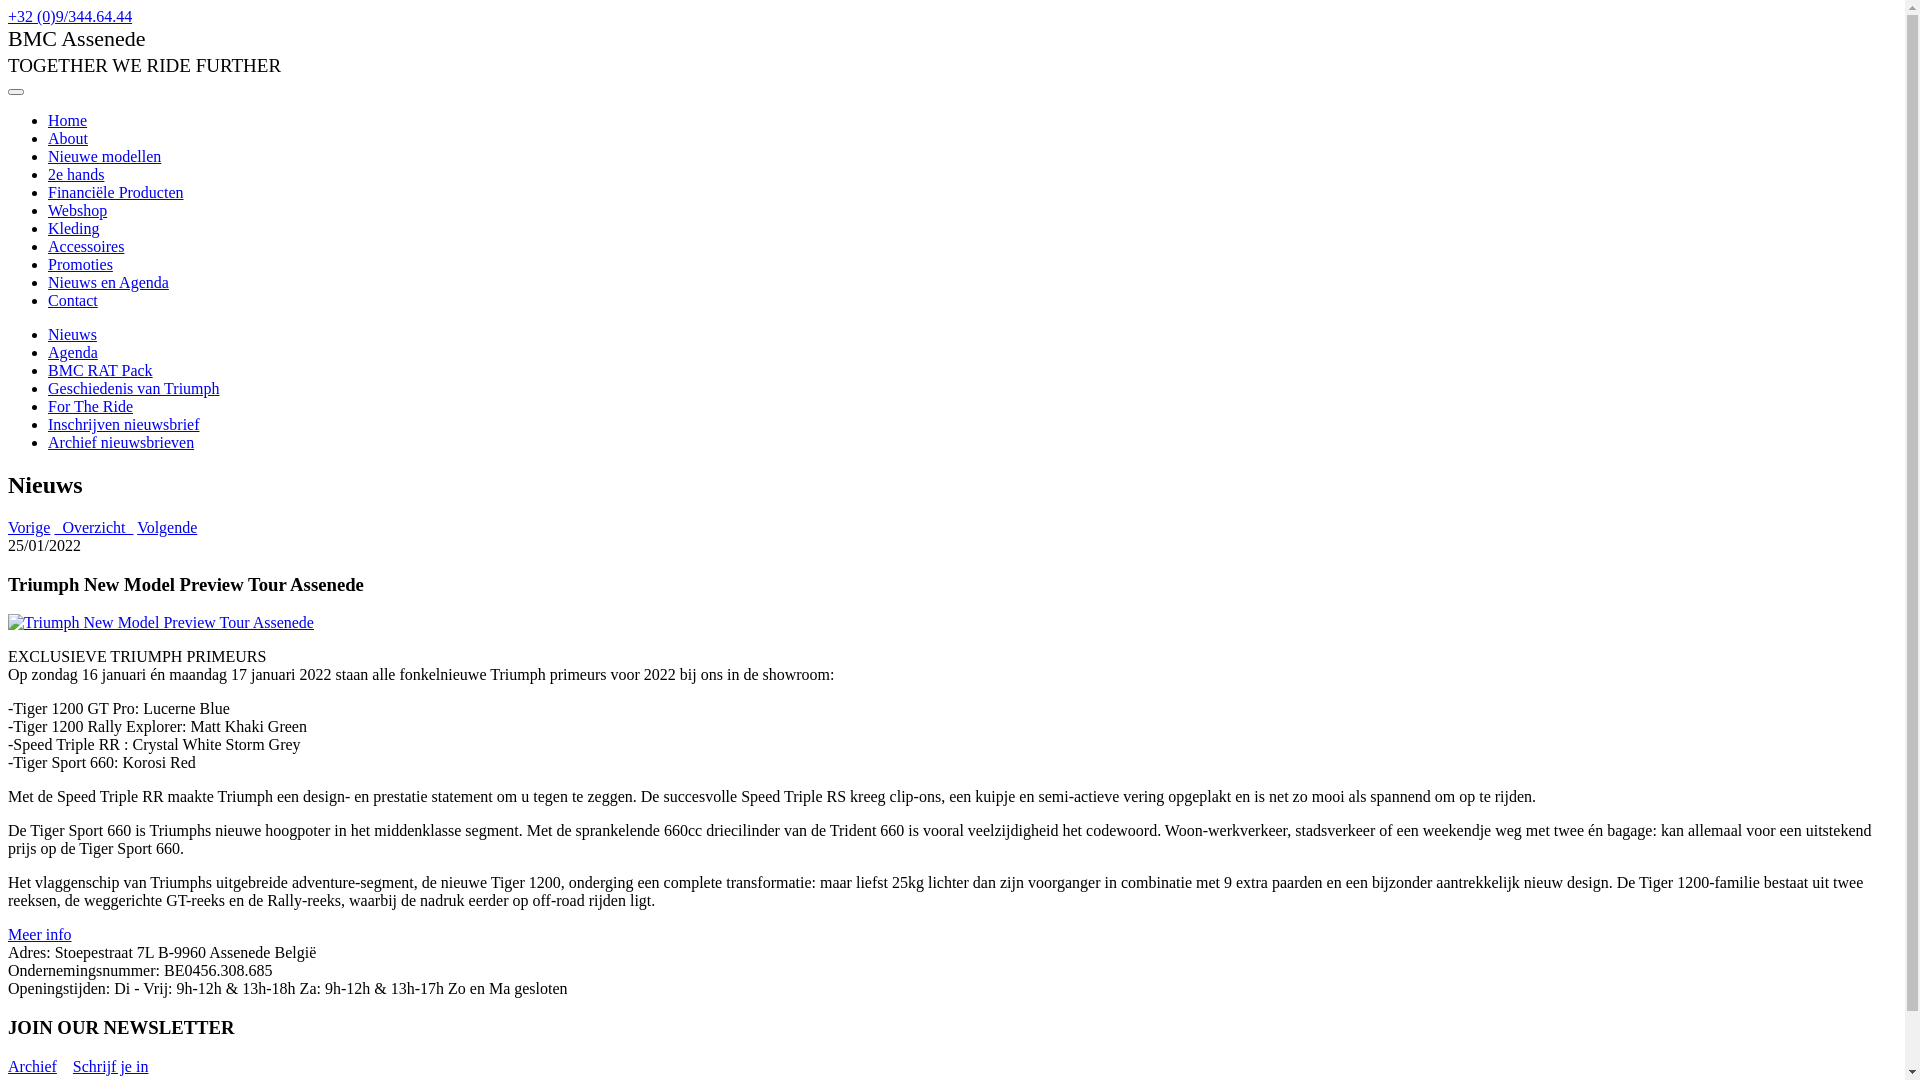  What do you see at coordinates (28, 526) in the screenshot?
I see `'Vorige'` at bounding box center [28, 526].